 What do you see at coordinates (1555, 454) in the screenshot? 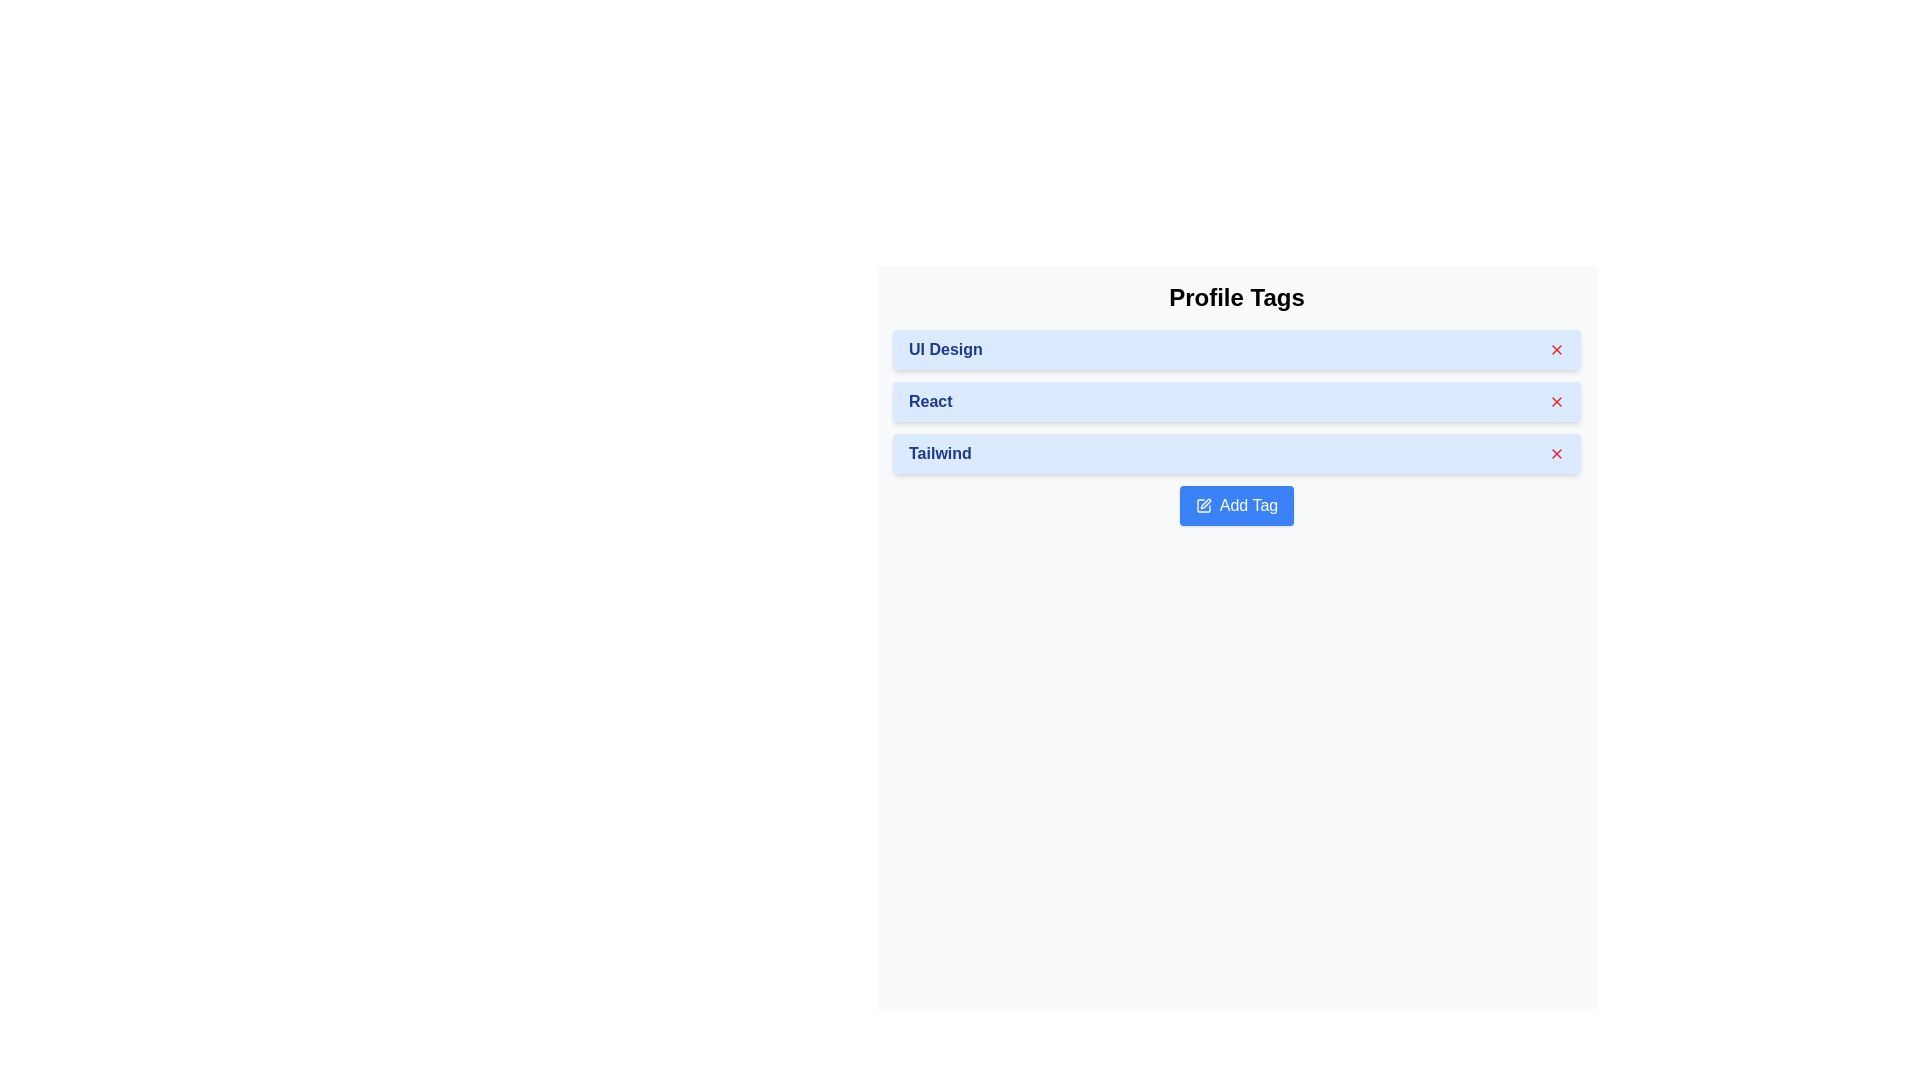
I see `the close icon button located on the right edge of the blue panel labeled 'Tailwind'` at bounding box center [1555, 454].